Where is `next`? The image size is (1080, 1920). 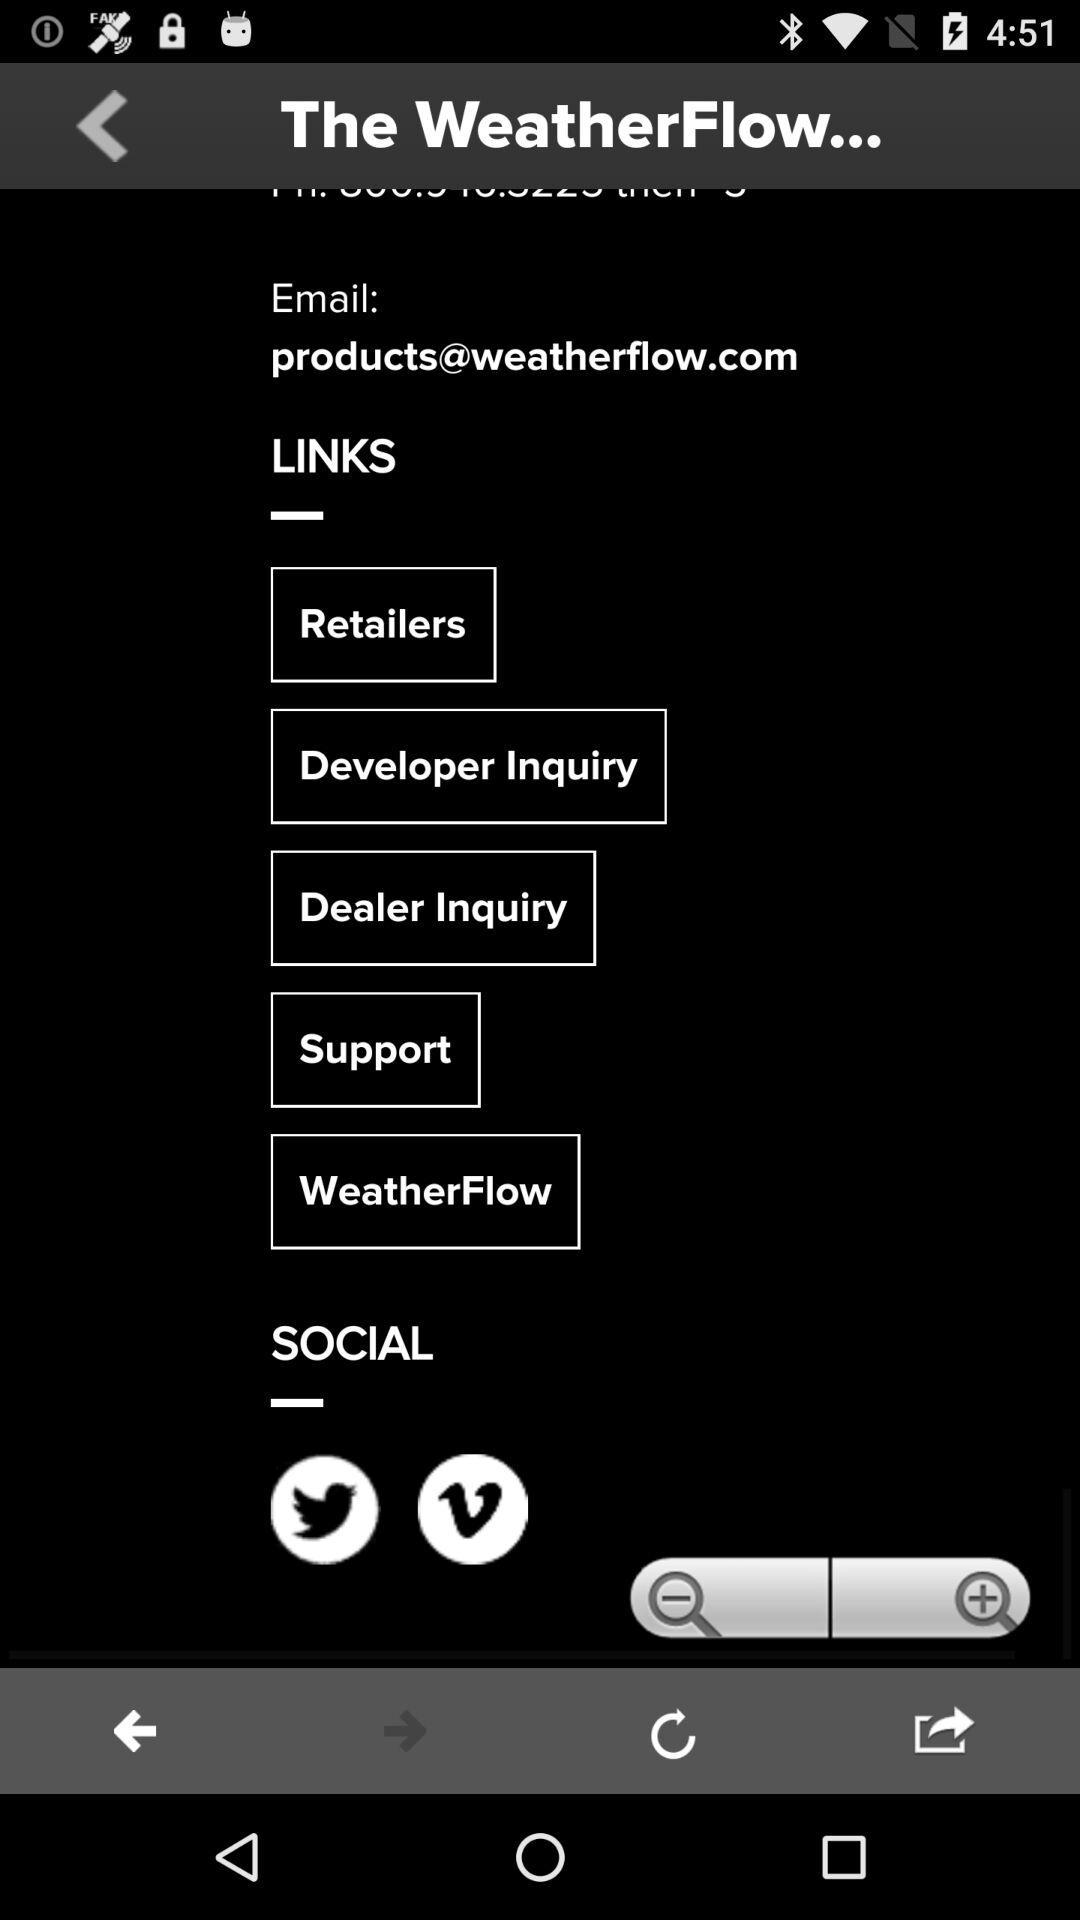 next is located at coordinates (405, 1730).